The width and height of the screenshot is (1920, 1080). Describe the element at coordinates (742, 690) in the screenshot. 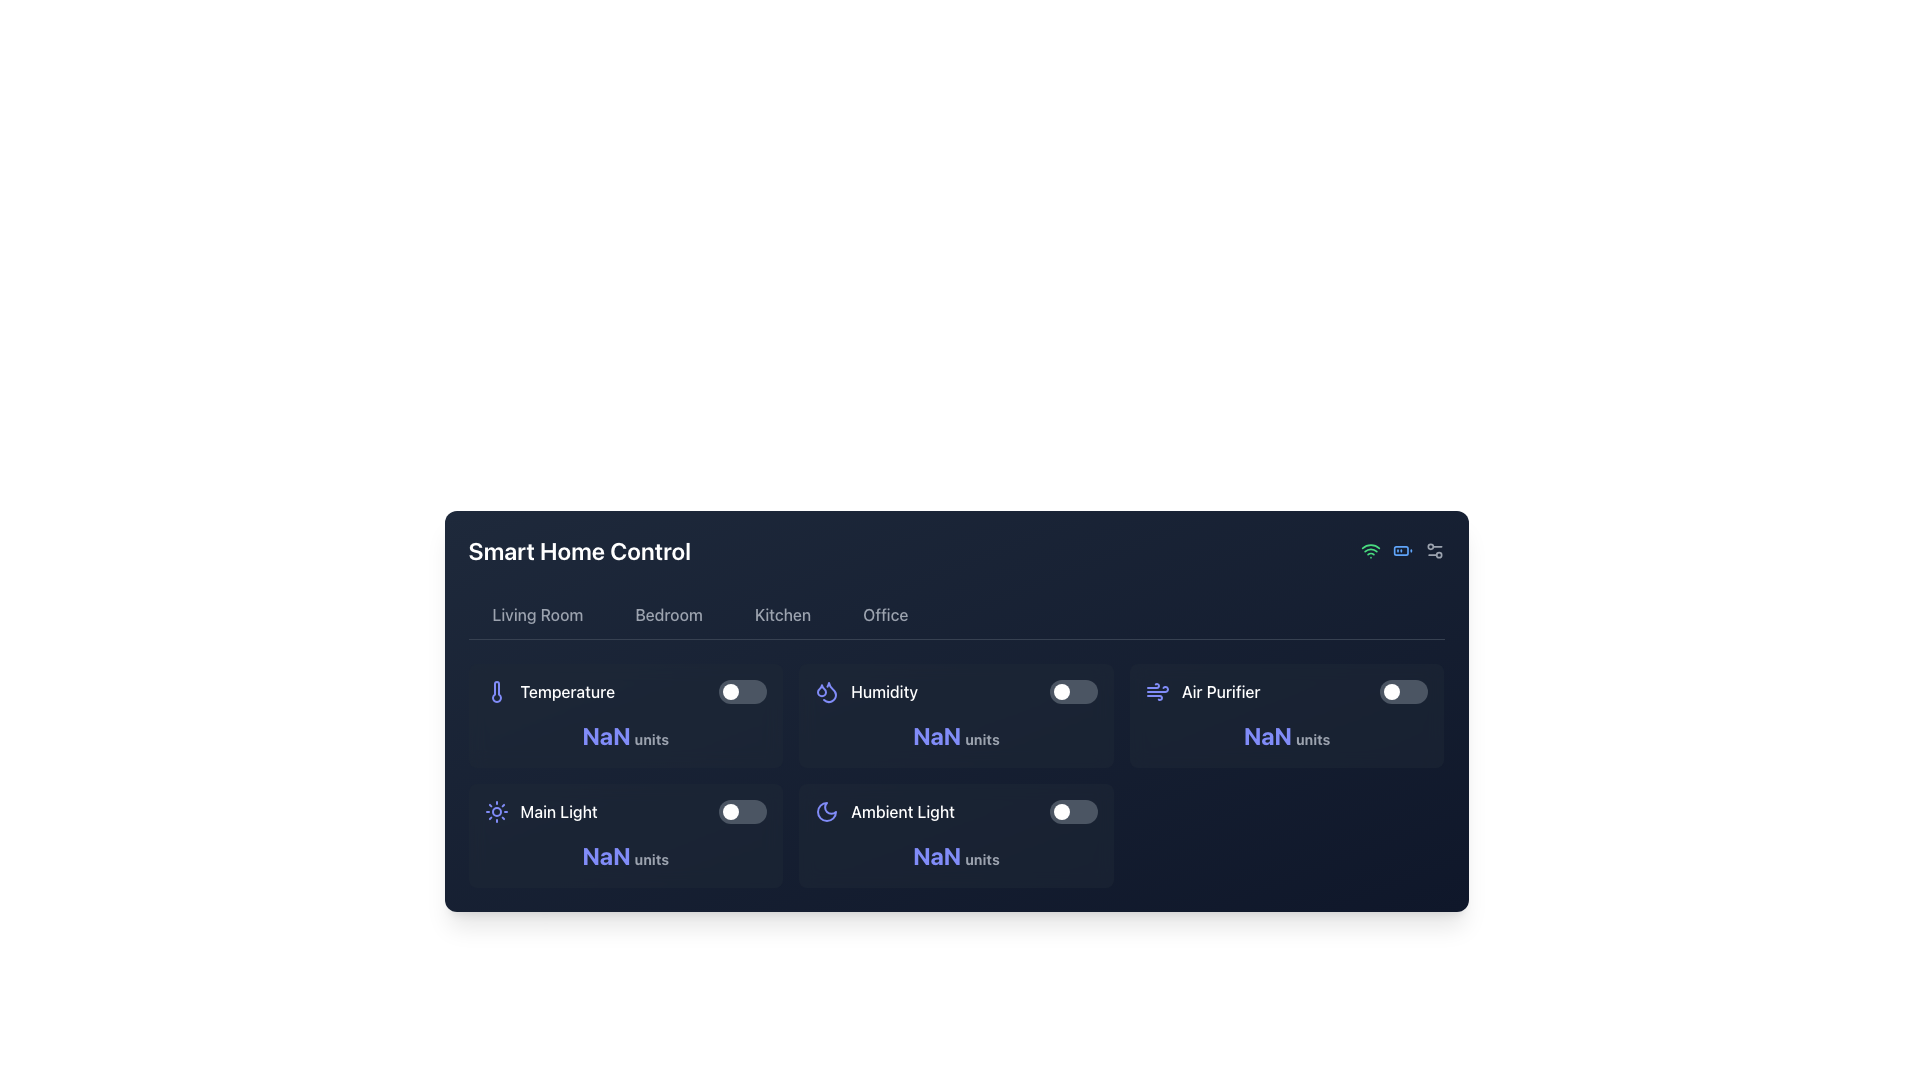

I see `the toggle switch for 'Temperature' to change its state from off to on` at that location.